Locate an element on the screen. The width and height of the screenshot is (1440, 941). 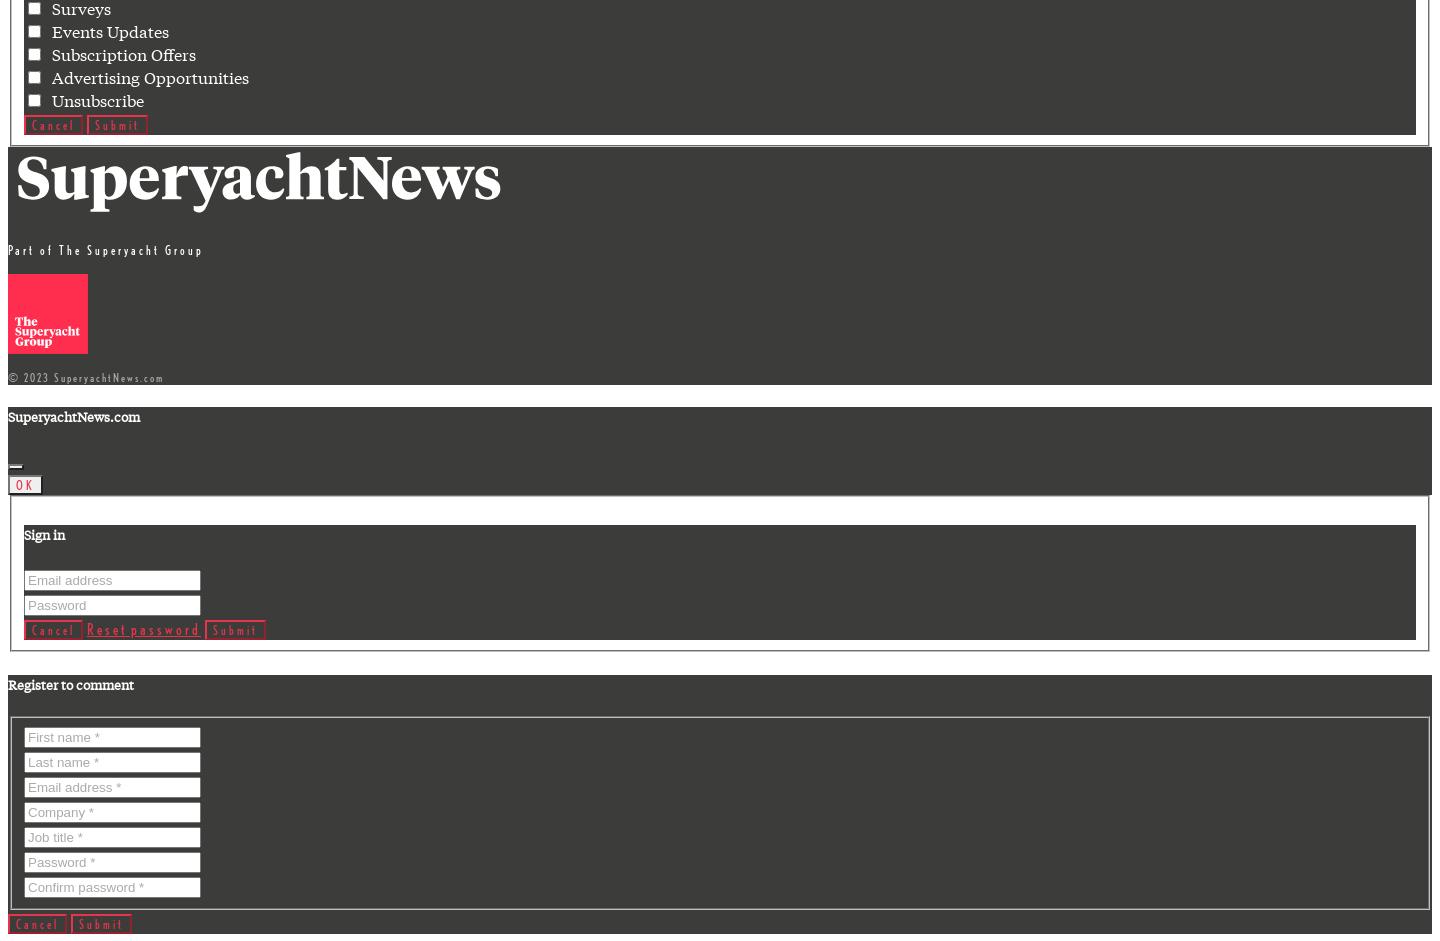
'Unsubscribe' is located at coordinates (94, 99).